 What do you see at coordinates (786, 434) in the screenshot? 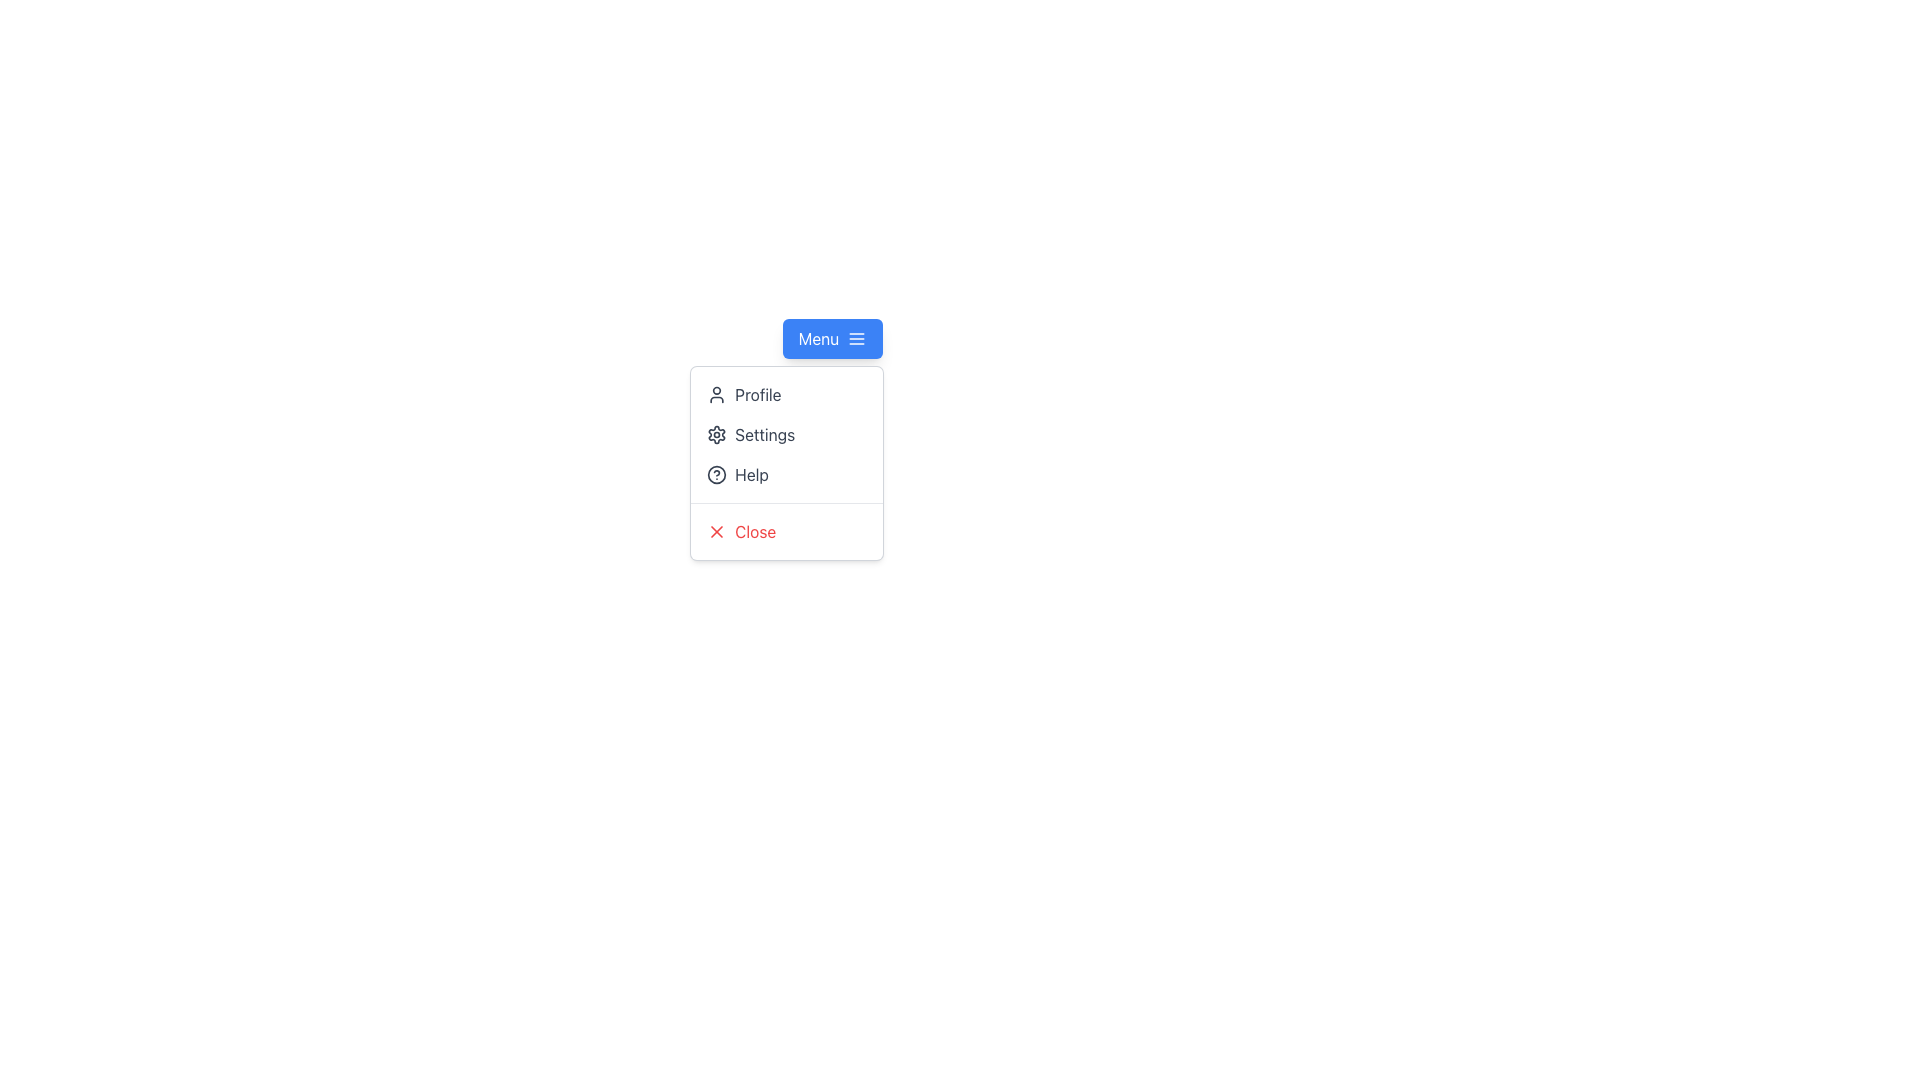
I see `the second option in the dropdown menu, located below 'Profile' and above 'Help'` at bounding box center [786, 434].